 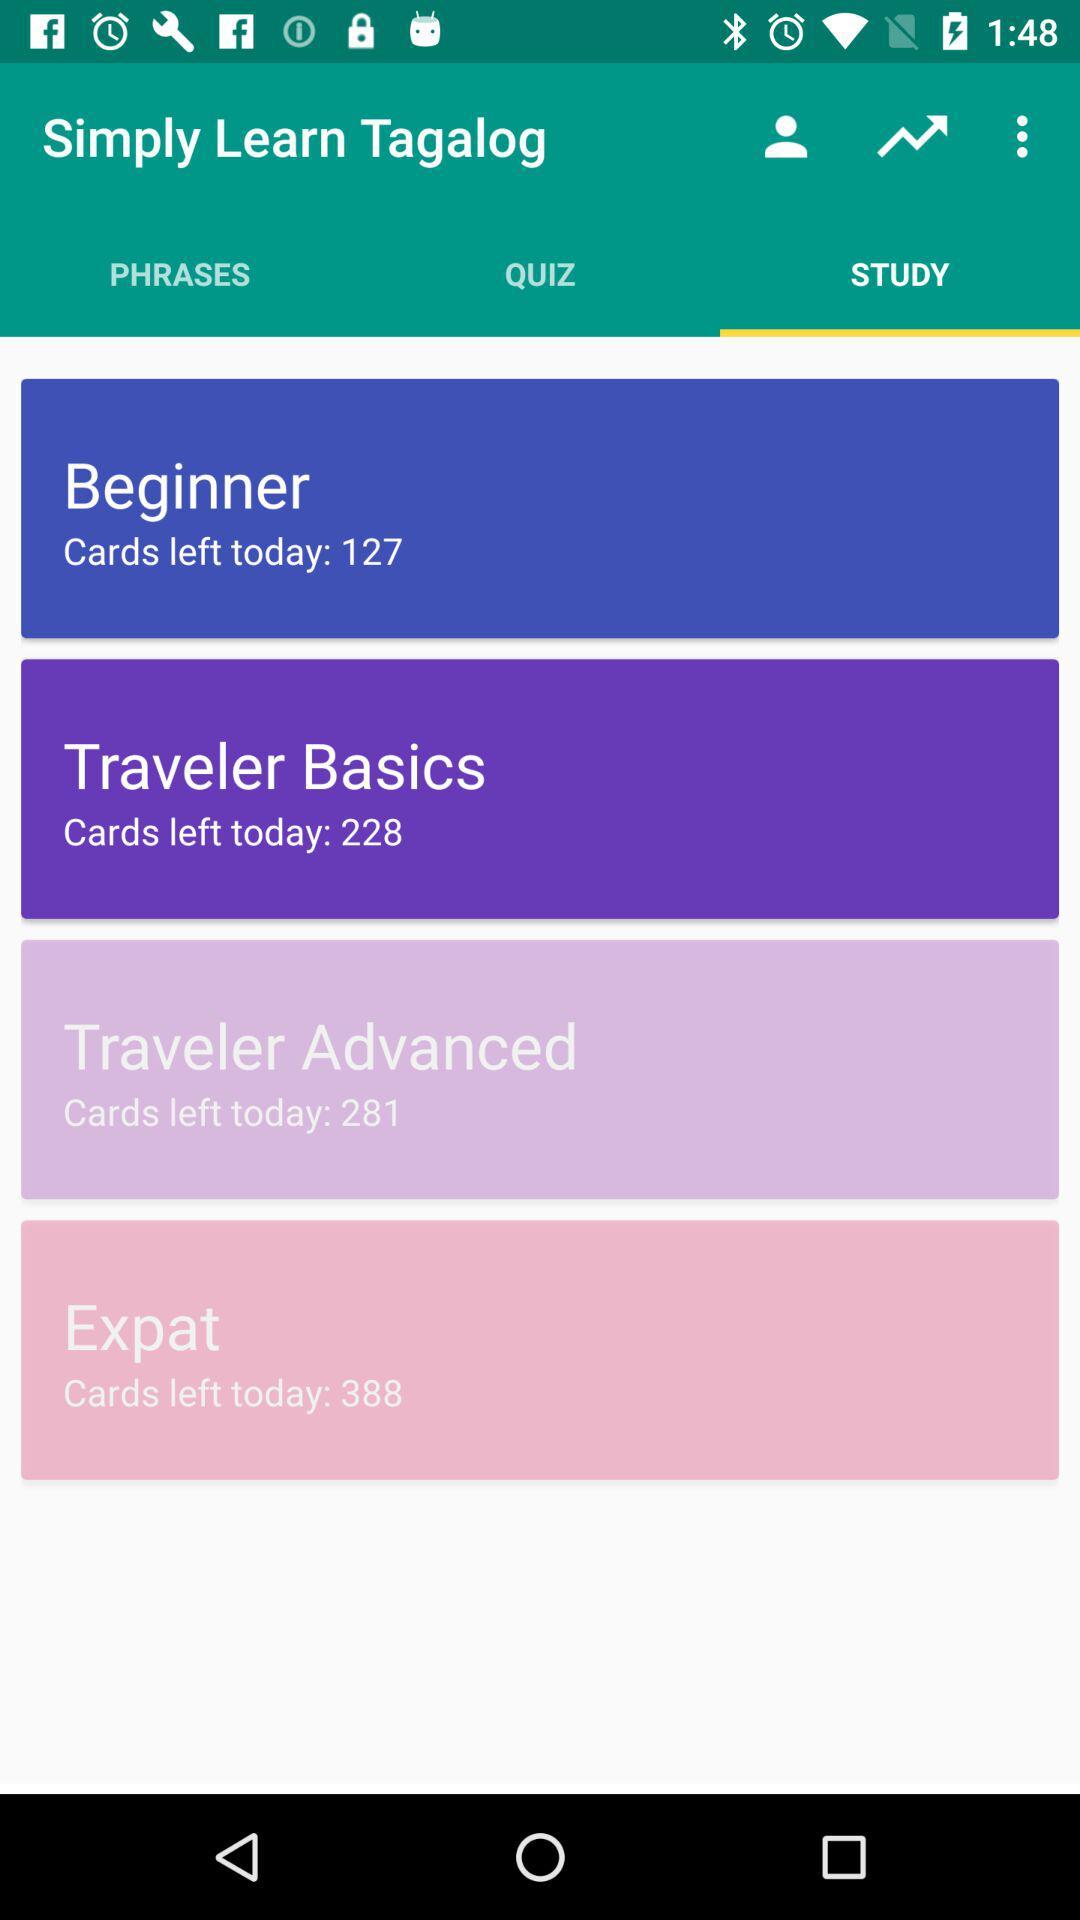 What do you see at coordinates (540, 1068) in the screenshot?
I see `third box` at bounding box center [540, 1068].